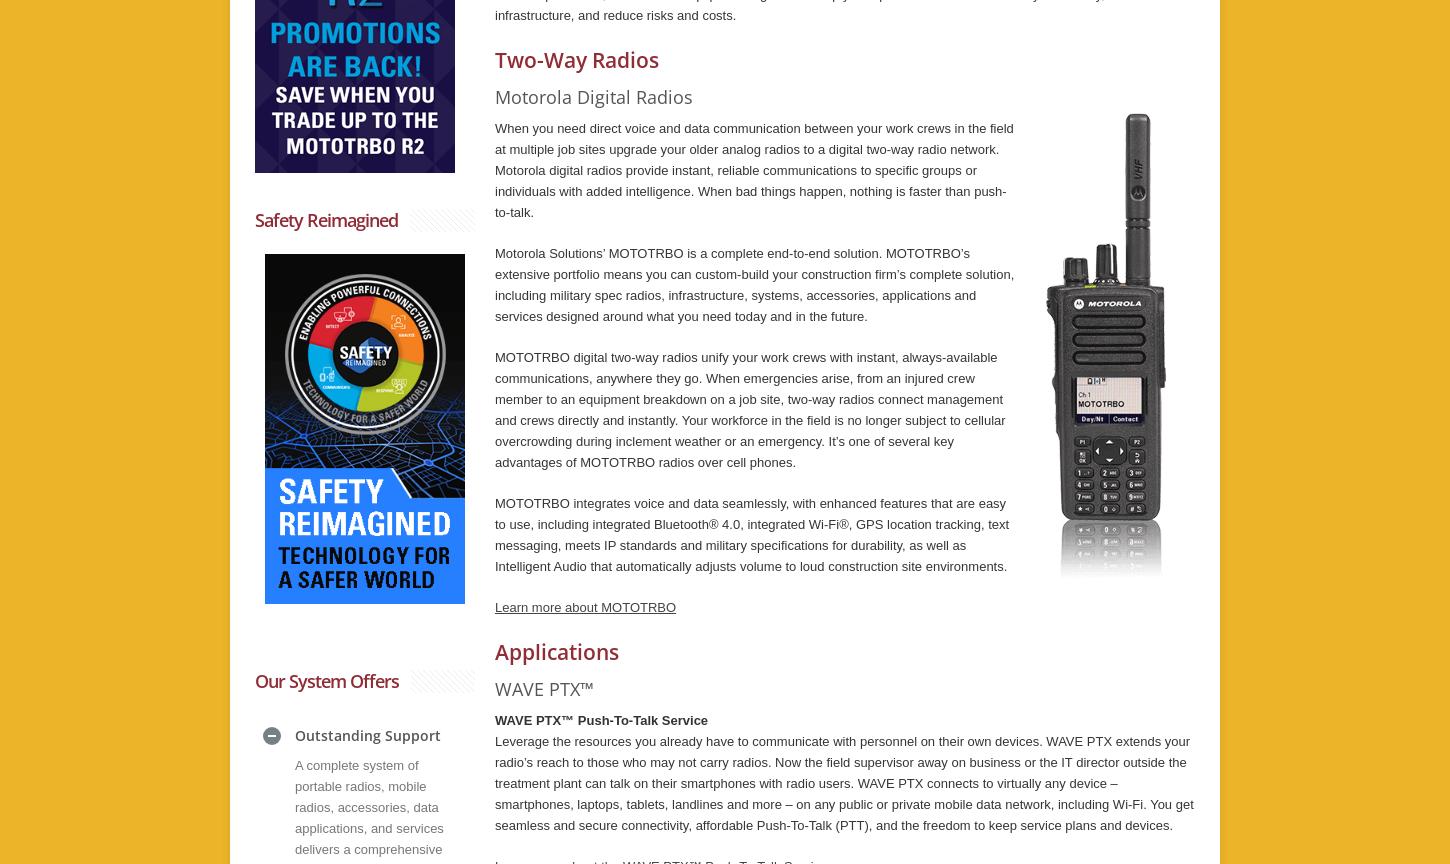 This screenshot has width=1450, height=864. Describe the element at coordinates (601, 720) in the screenshot. I see `'WAVE PTX™ Push-To-Talk Service'` at that location.